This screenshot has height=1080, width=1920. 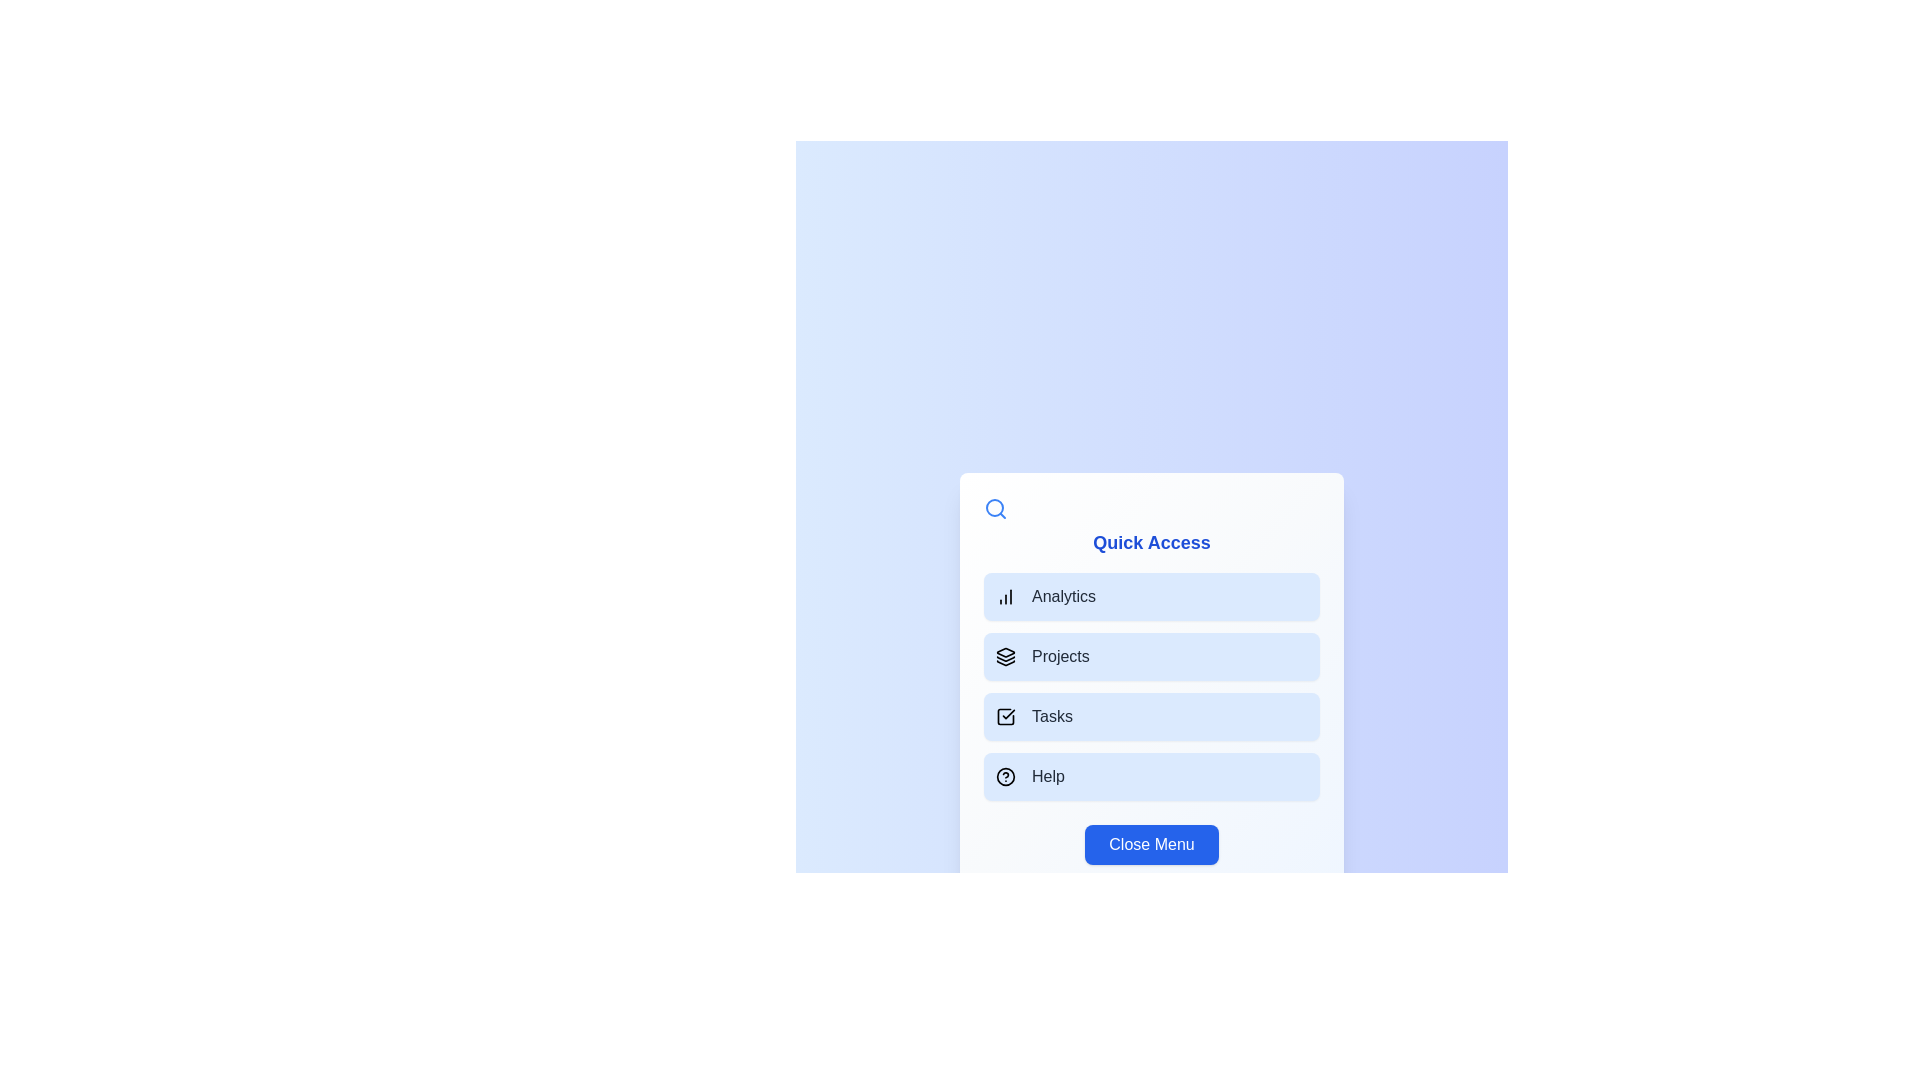 What do you see at coordinates (1152, 844) in the screenshot?
I see `the 'Close Menu' button to hide the menu` at bounding box center [1152, 844].